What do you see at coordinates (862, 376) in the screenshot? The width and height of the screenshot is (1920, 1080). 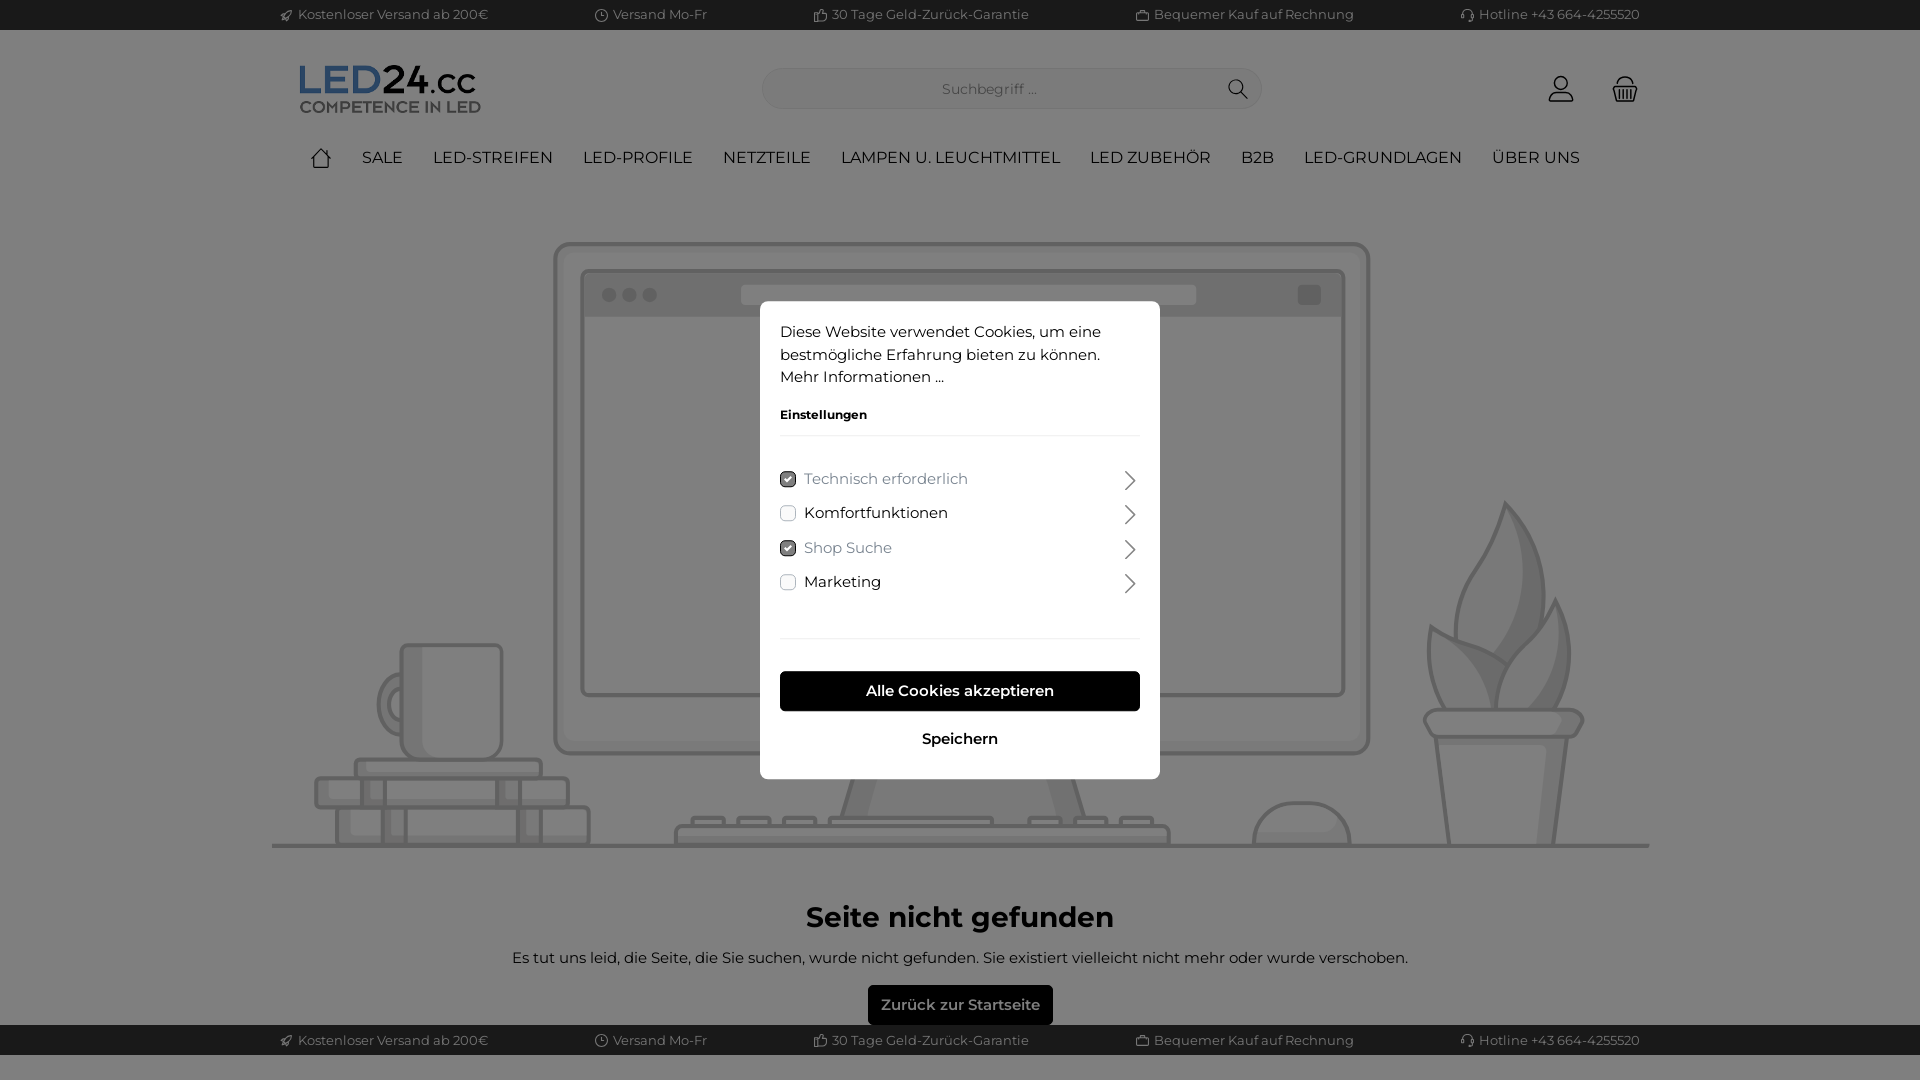 I see `'Mehr Informationen ...'` at bounding box center [862, 376].